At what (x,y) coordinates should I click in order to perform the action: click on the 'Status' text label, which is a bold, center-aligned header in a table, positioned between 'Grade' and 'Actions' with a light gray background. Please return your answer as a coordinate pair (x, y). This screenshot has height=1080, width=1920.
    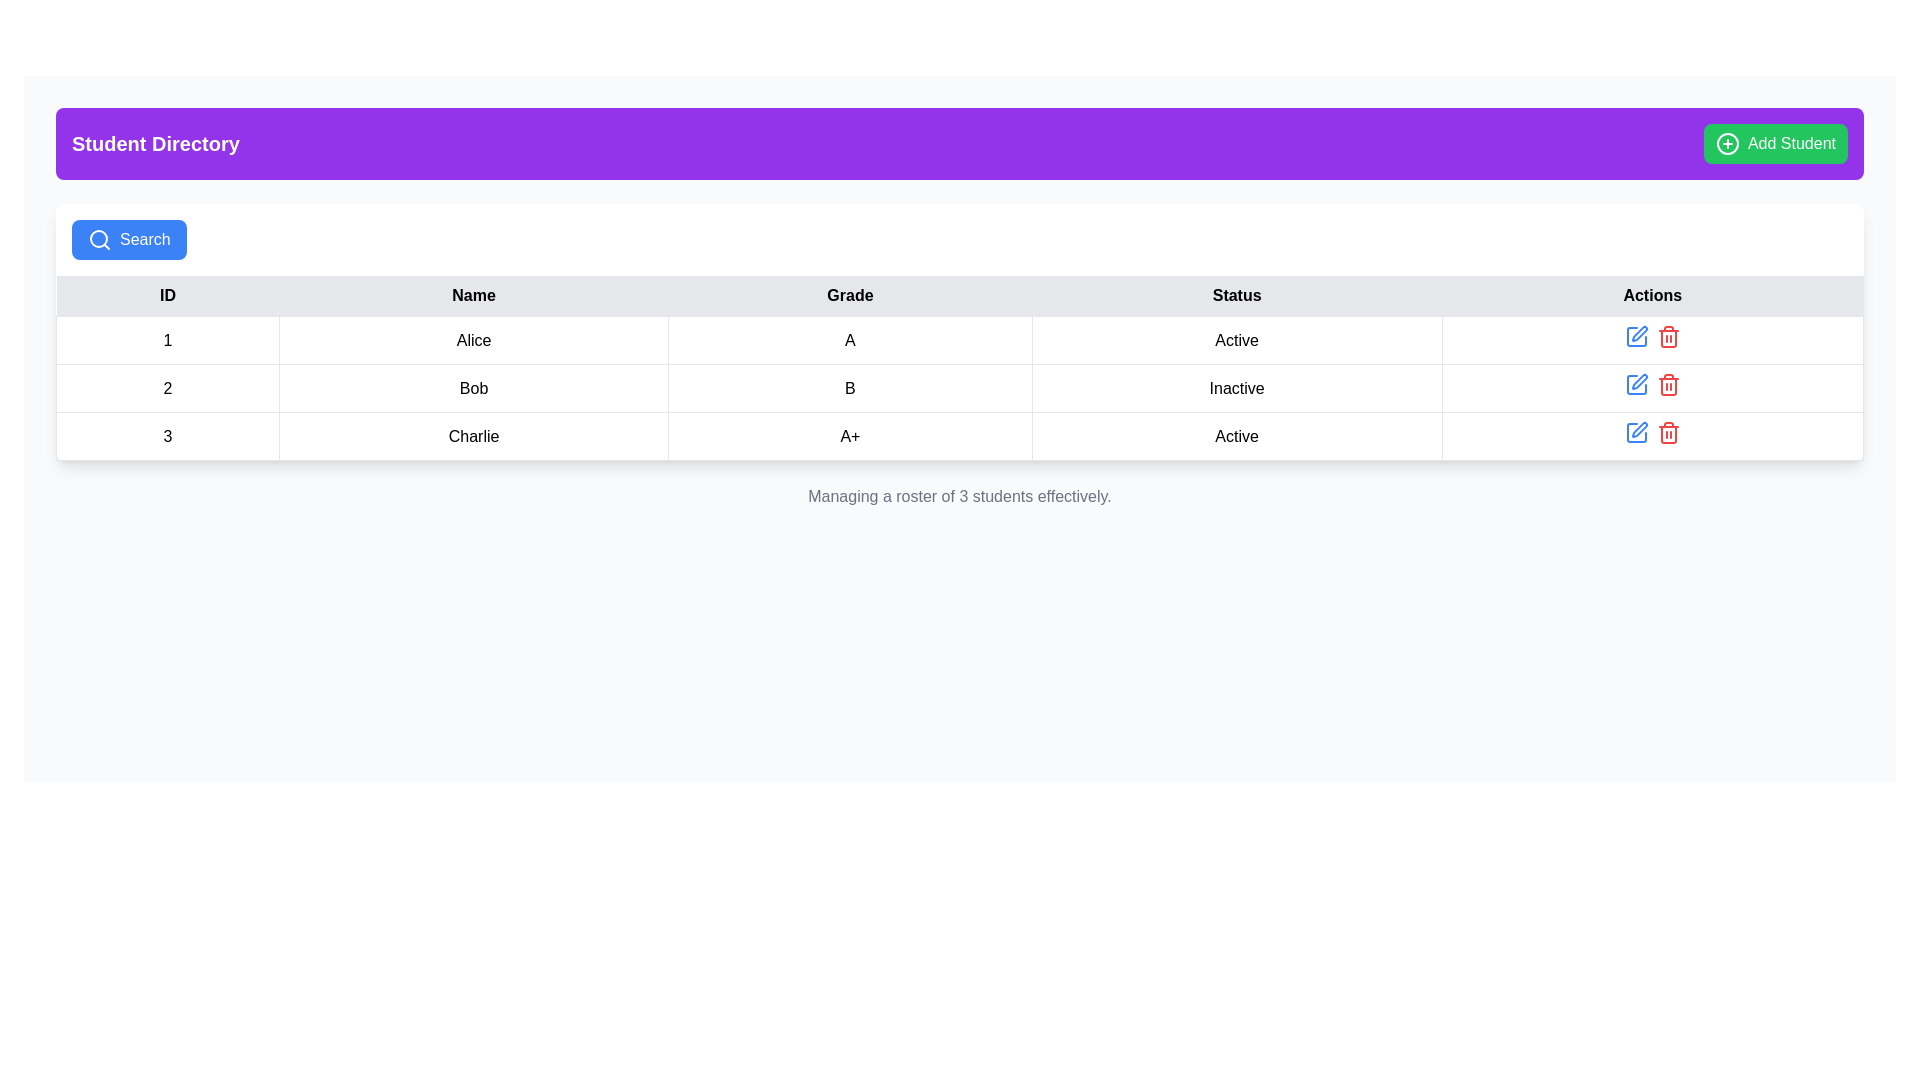
    Looking at the image, I should click on (1236, 296).